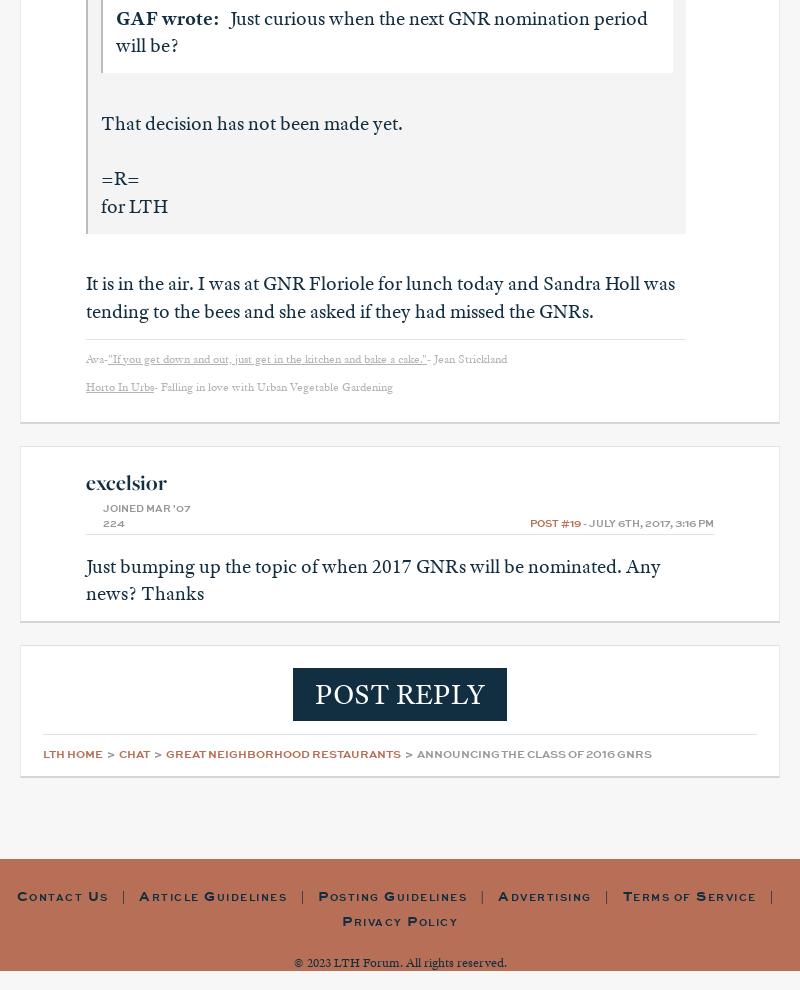 This screenshot has height=990, width=800. What do you see at coordinates (730, 897) in the screenshot?
I see `'ervice'` at bounding box center [730, 897].